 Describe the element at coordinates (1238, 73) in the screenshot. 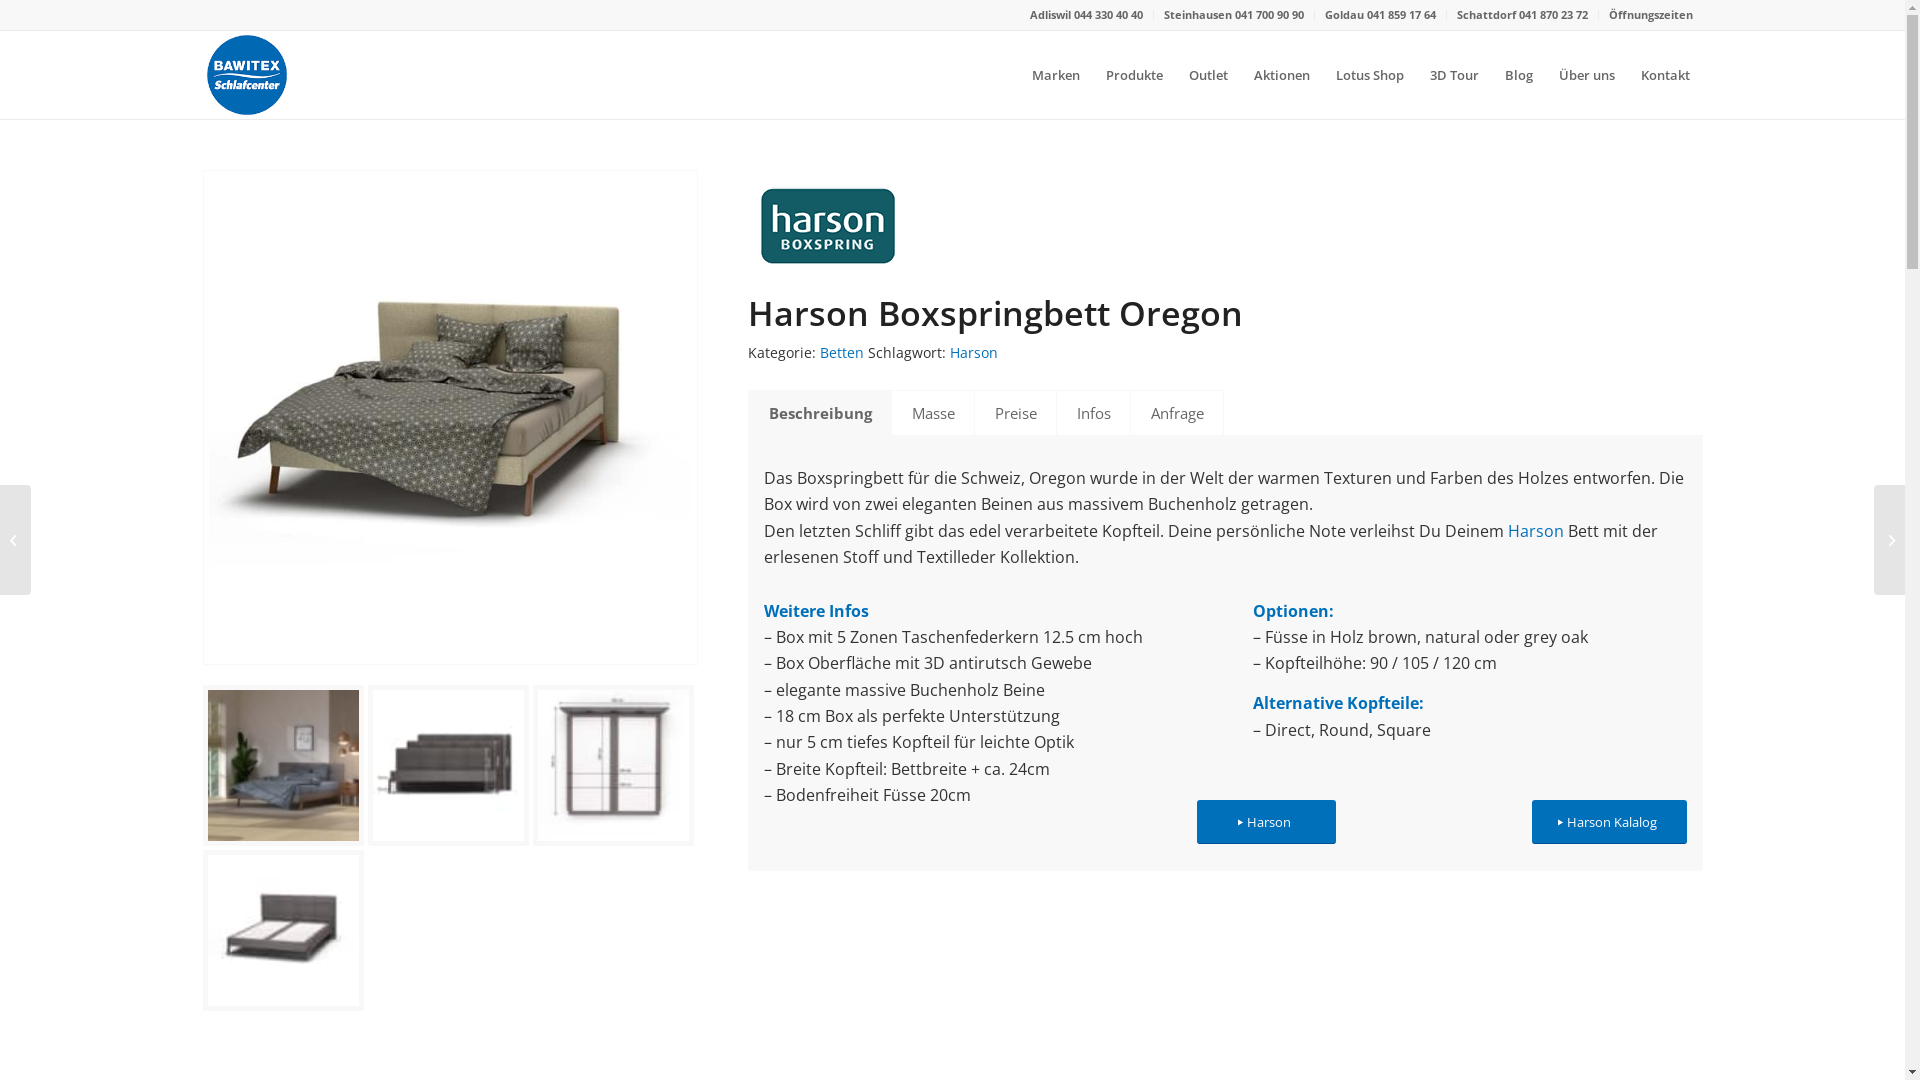

I see `'Aktionen'` at that location.